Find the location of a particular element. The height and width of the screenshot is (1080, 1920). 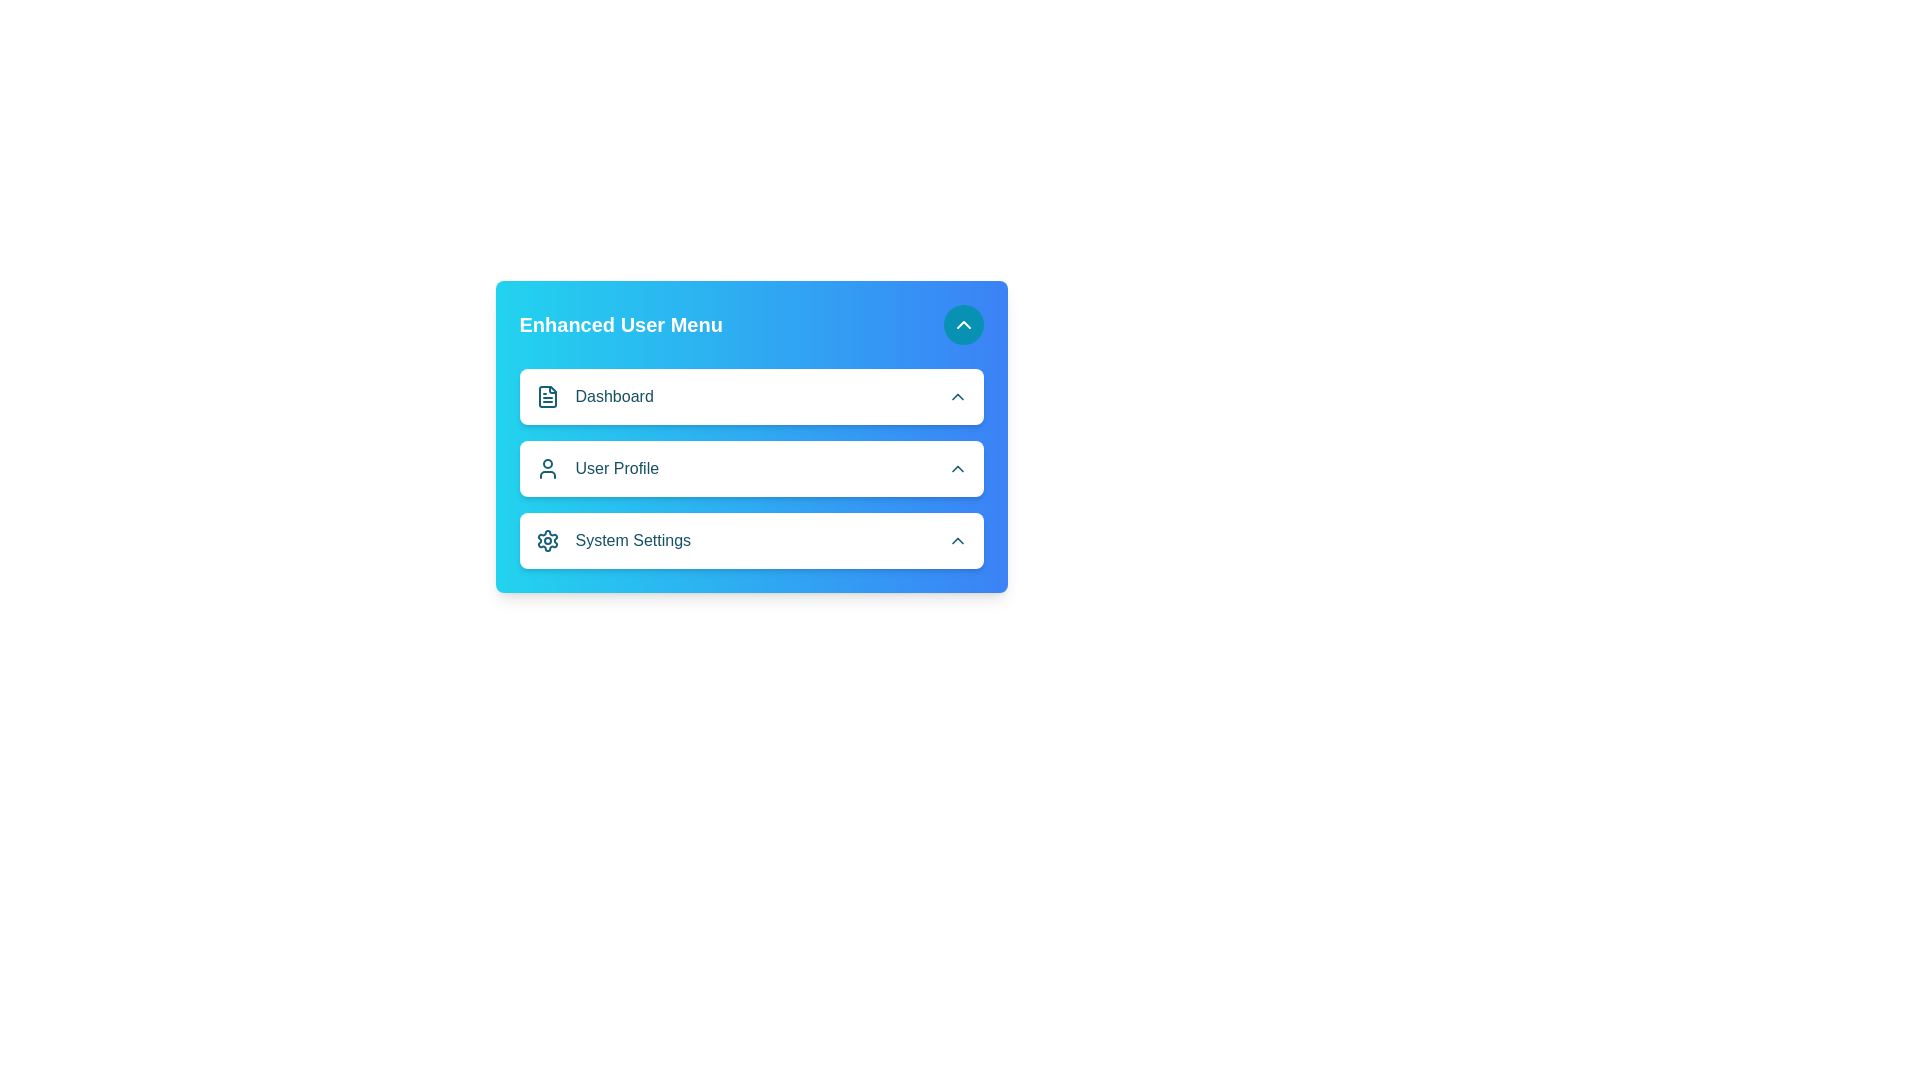

the 'Dashboard' text label is located at coordinates (613, 397).